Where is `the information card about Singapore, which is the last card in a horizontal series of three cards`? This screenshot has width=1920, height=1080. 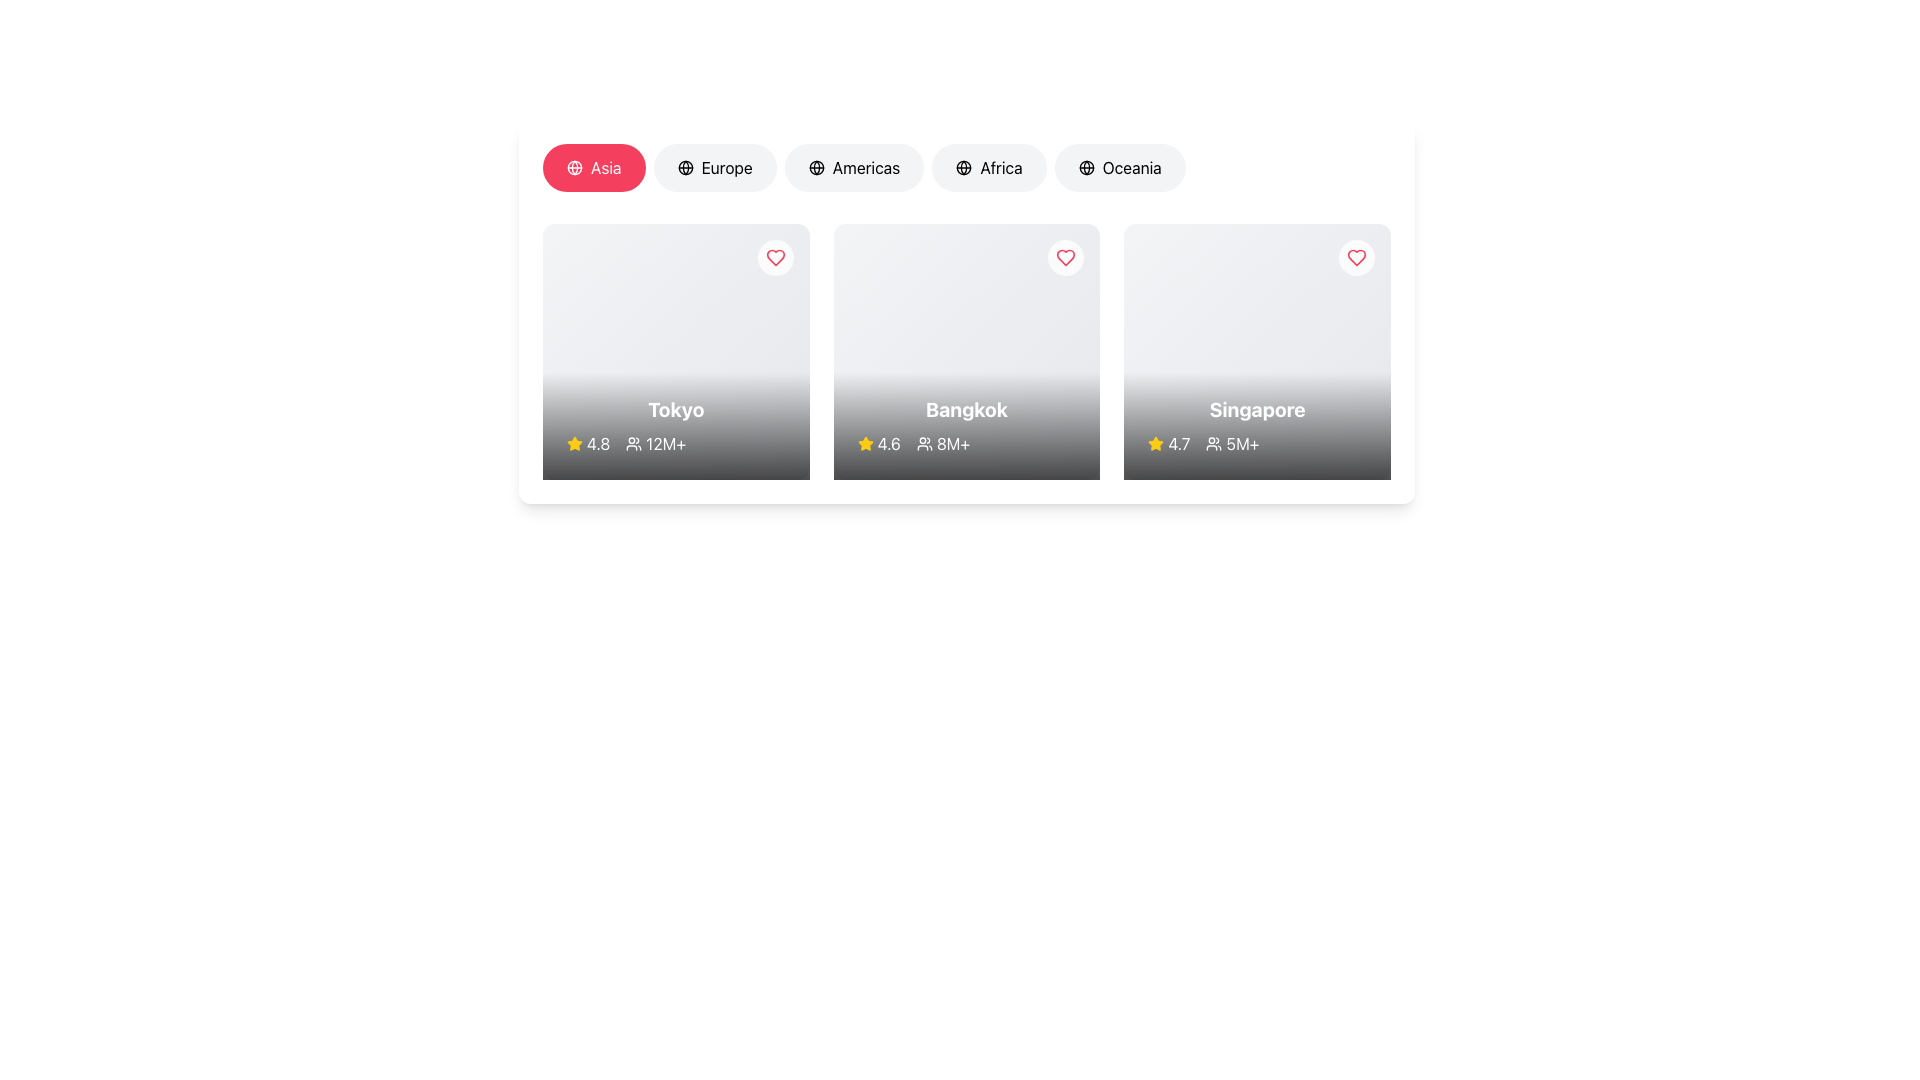 the information card about Singapore, which is the last card in a horizontal series of three cards is located at coordinates (1256, 350).